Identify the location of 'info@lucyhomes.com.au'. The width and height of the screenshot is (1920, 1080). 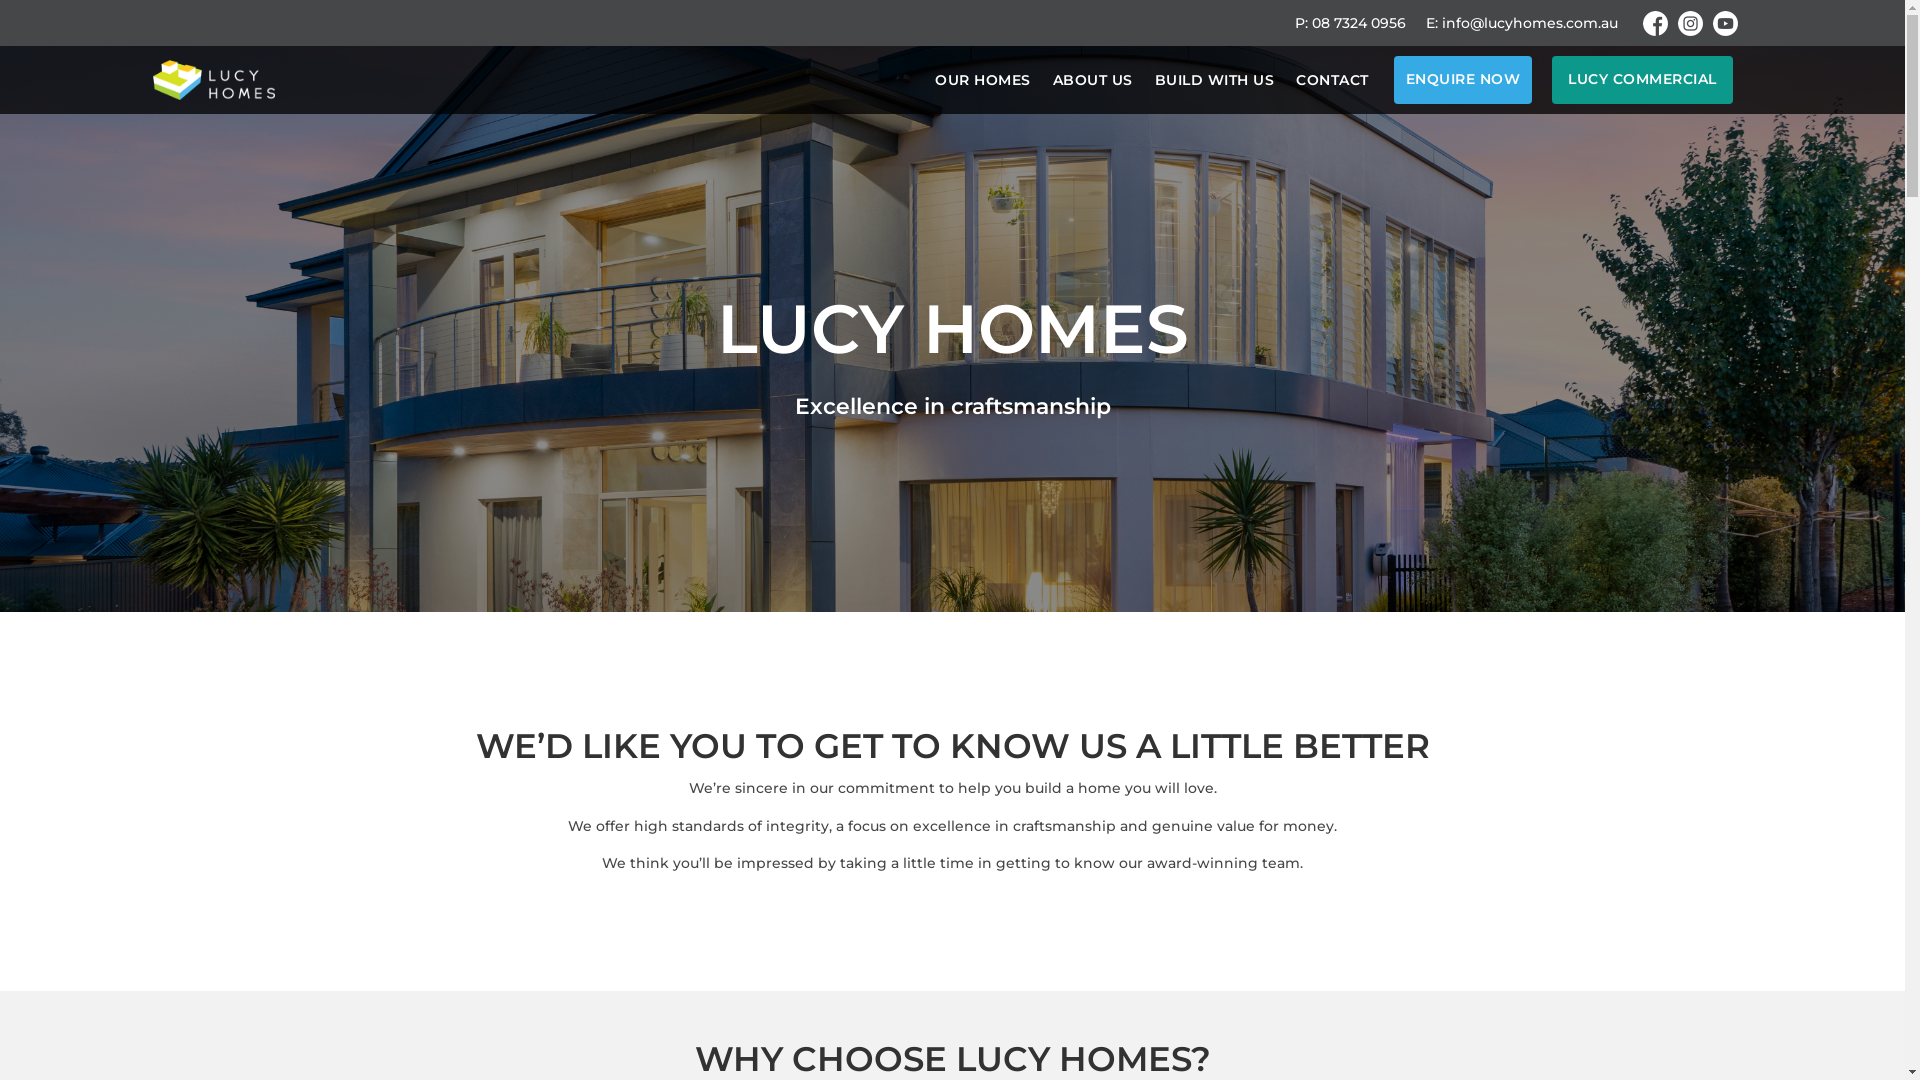
(1441, 23).